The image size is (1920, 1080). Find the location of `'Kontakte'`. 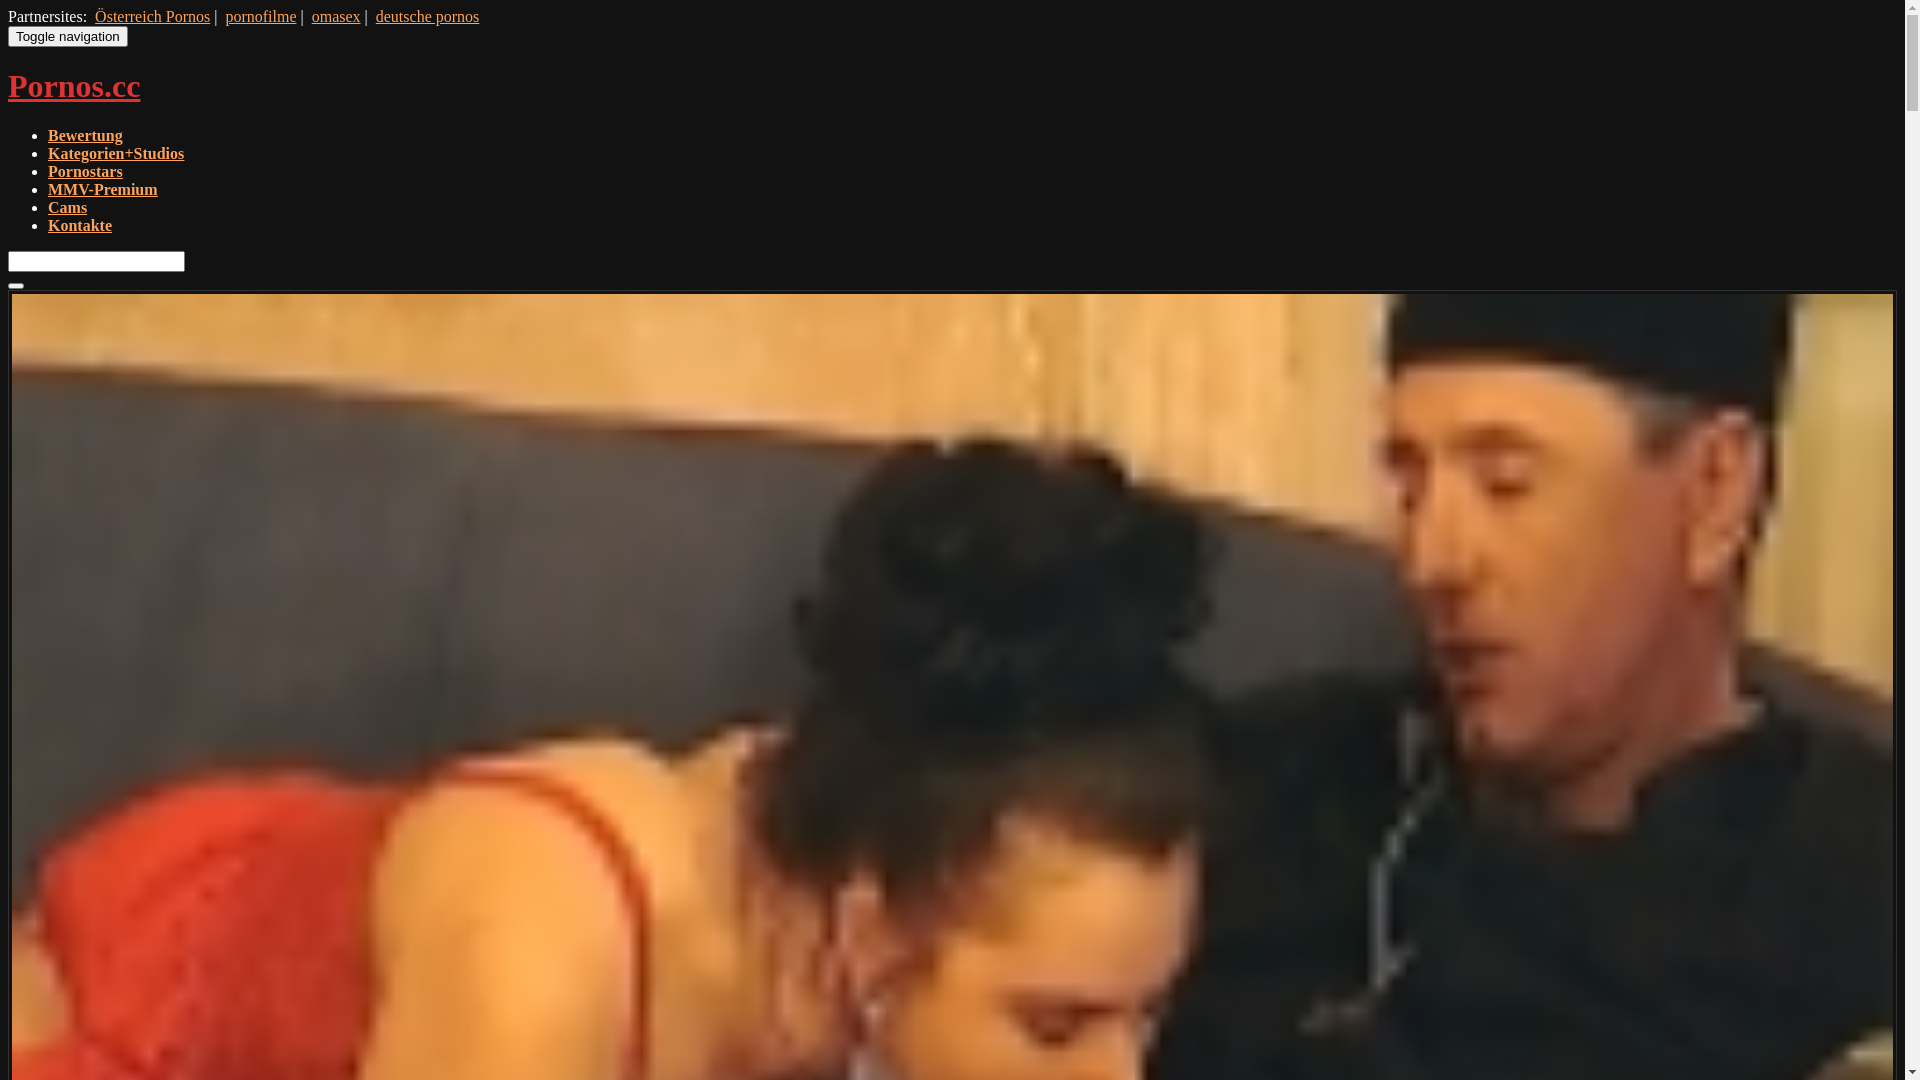

'Kontakte' is located at coordinates (80, 225).